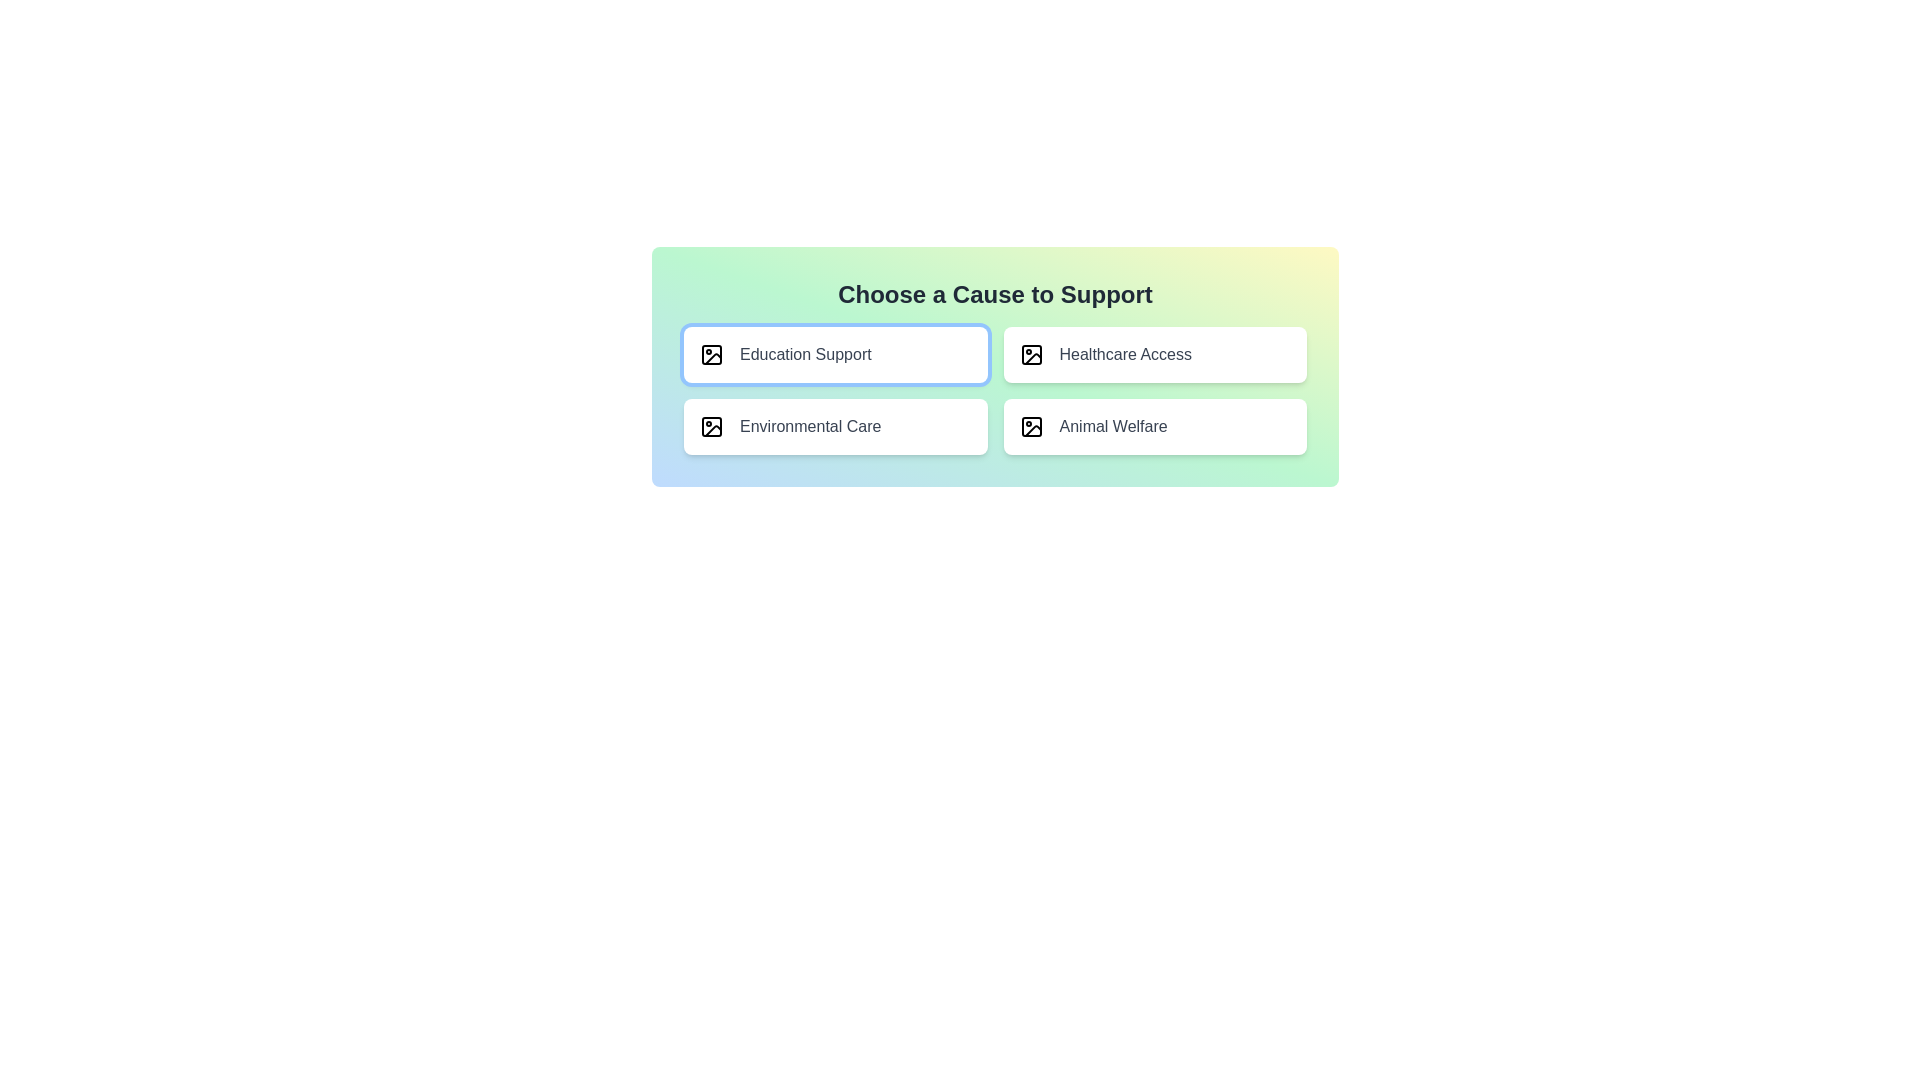 This screenshot has width=1920, height=1080. Describe the element at coordinates (1031, 426) in the screenshot. I see `the rectangular Icon component representing an image or picture, located in the bottom-right section of the interface, next to the text 'Animal Welfare'` at that location.